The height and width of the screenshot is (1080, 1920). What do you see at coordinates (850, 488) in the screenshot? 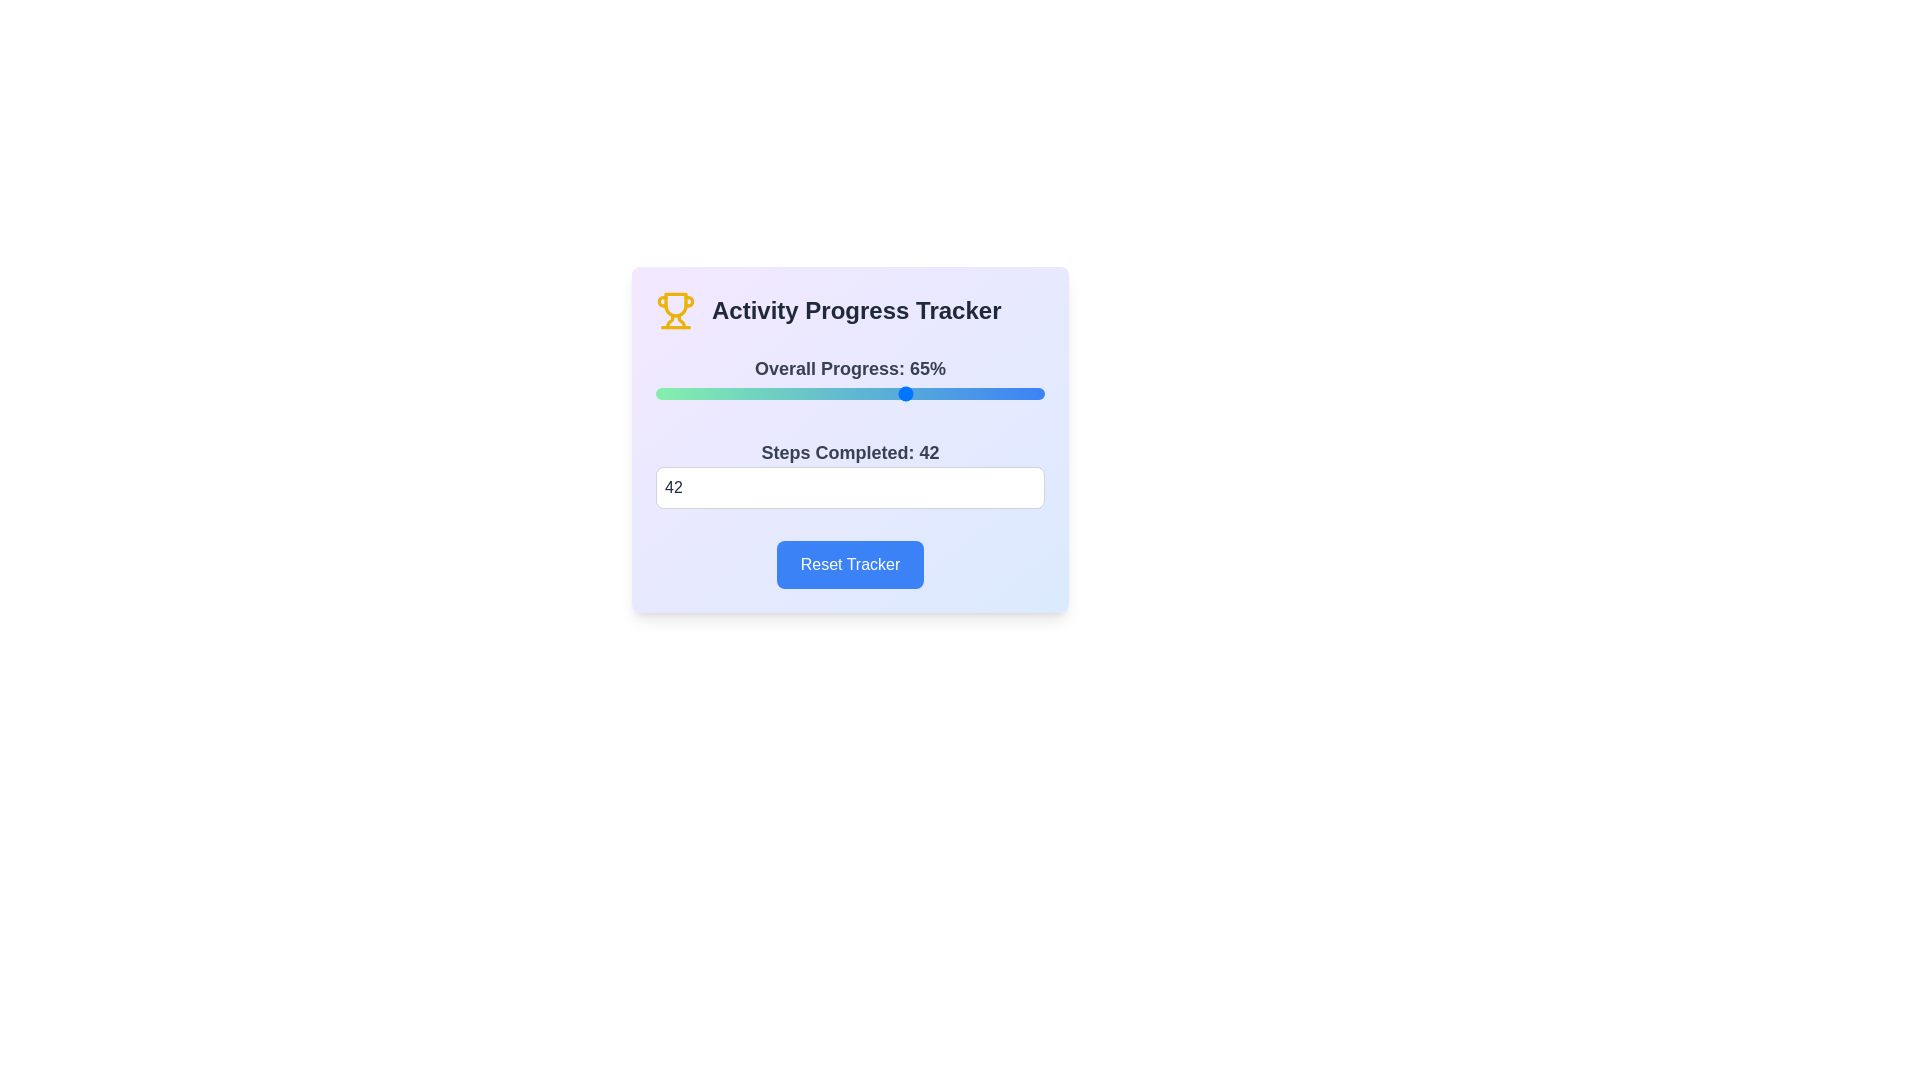
I see `the steps completed to 11 by entering the value in the input field` at bounding box center [850, 488].